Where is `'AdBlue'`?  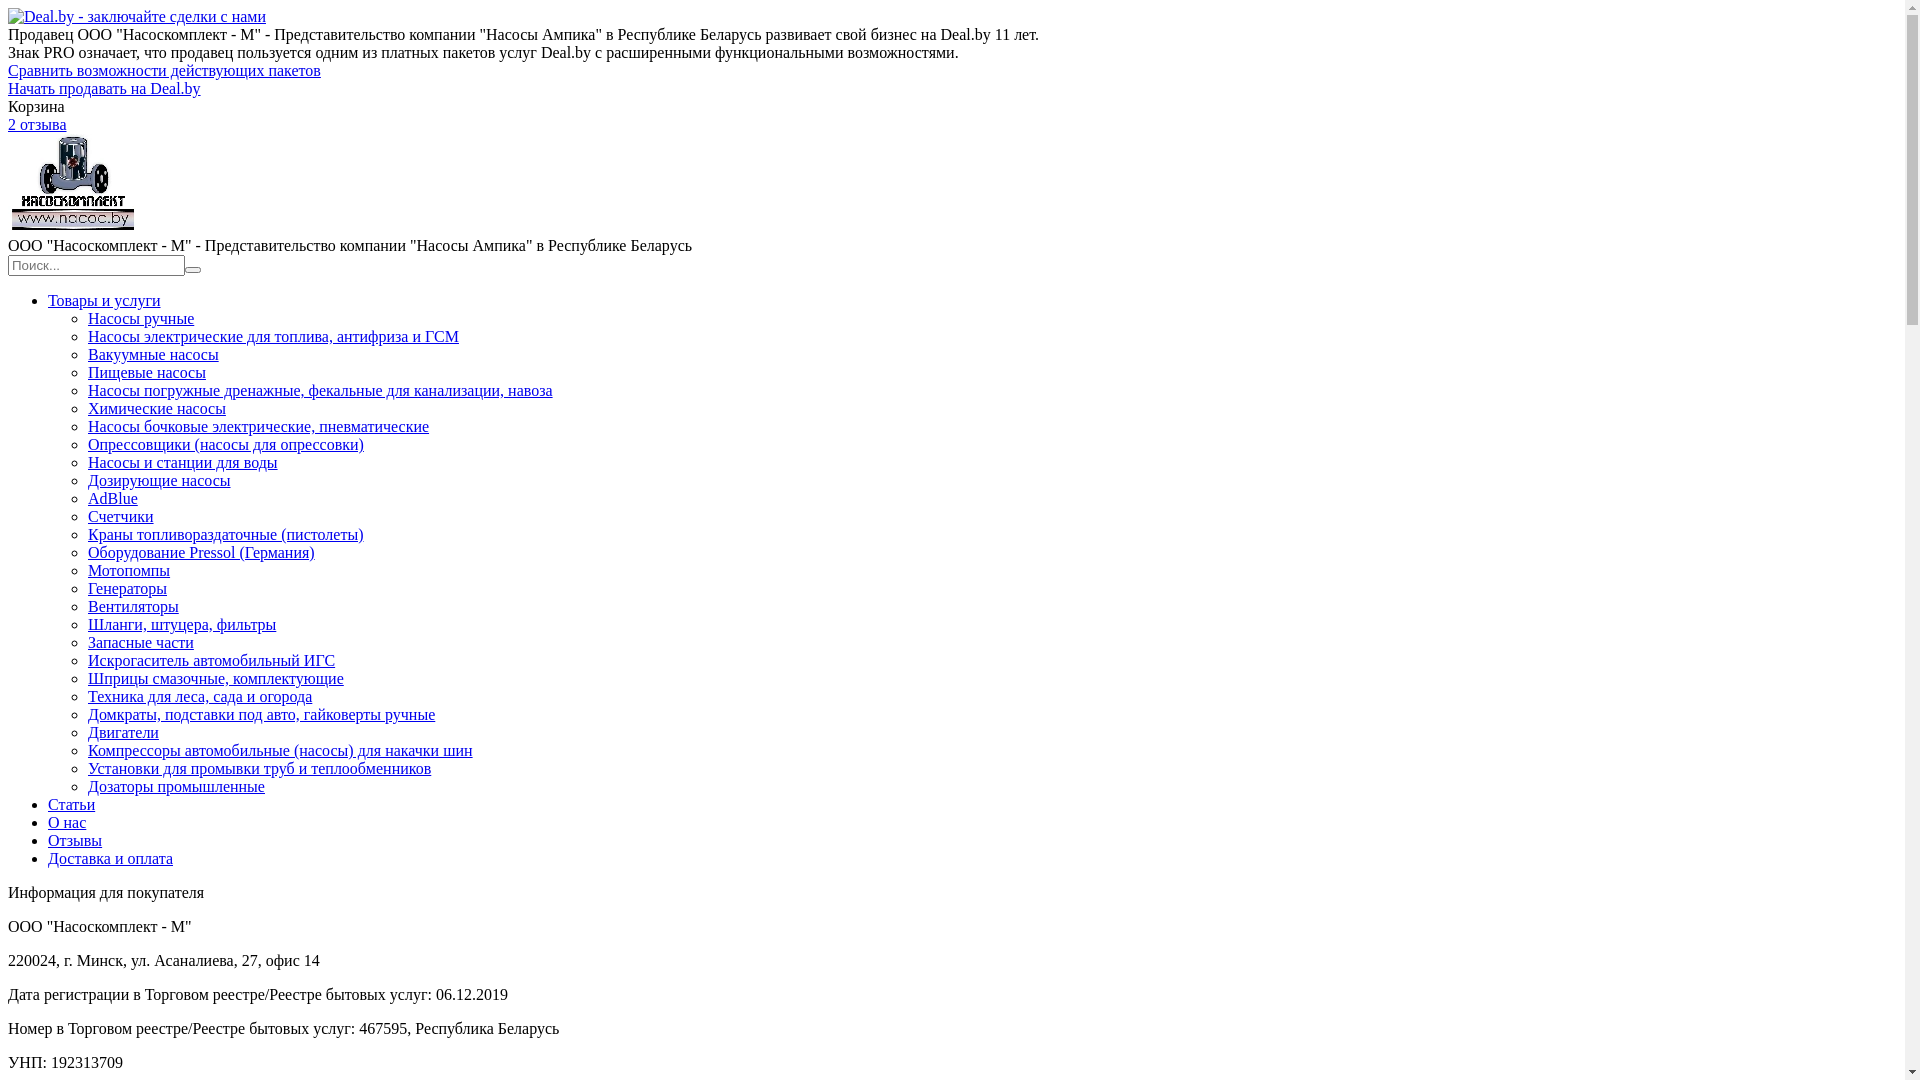 'AdBlue' is located at coordinates (112, 497).